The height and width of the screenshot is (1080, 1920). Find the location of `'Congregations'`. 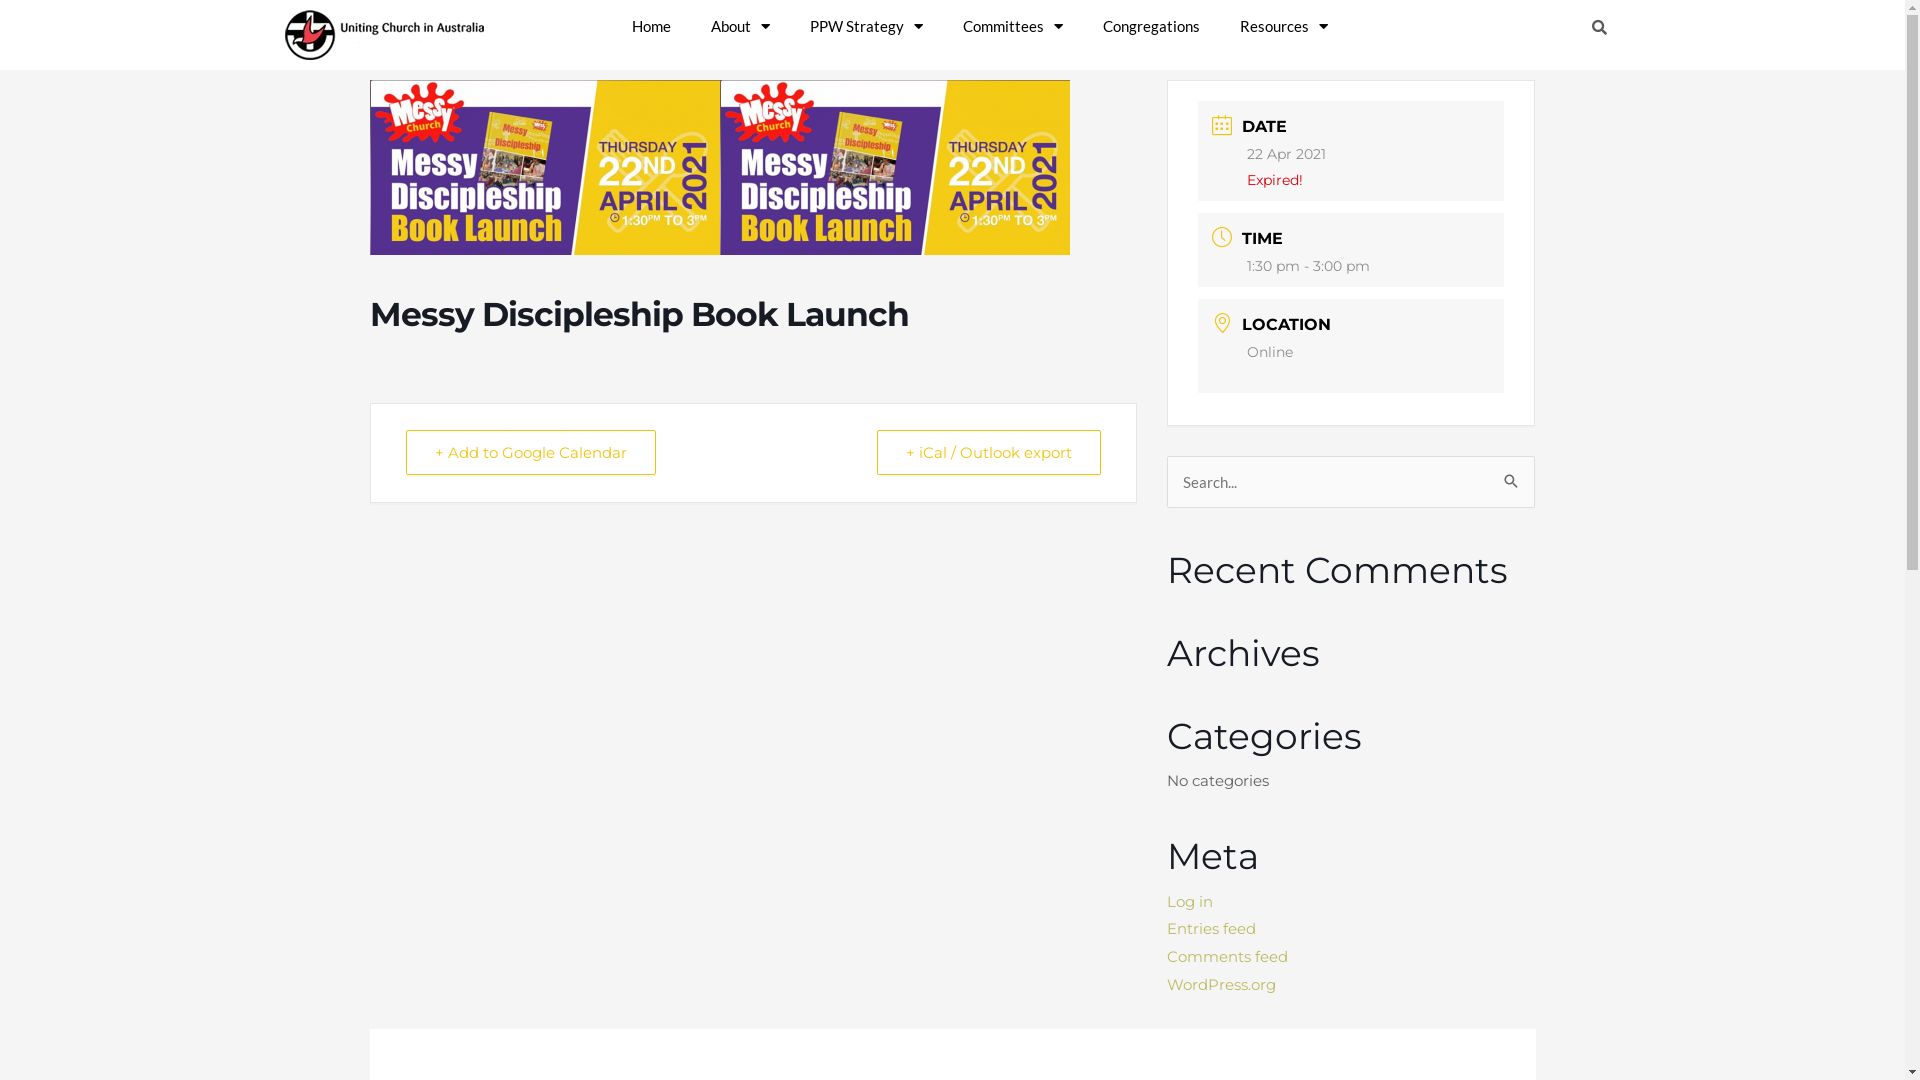

'Congregations' is located at coordinates (1150, 26).